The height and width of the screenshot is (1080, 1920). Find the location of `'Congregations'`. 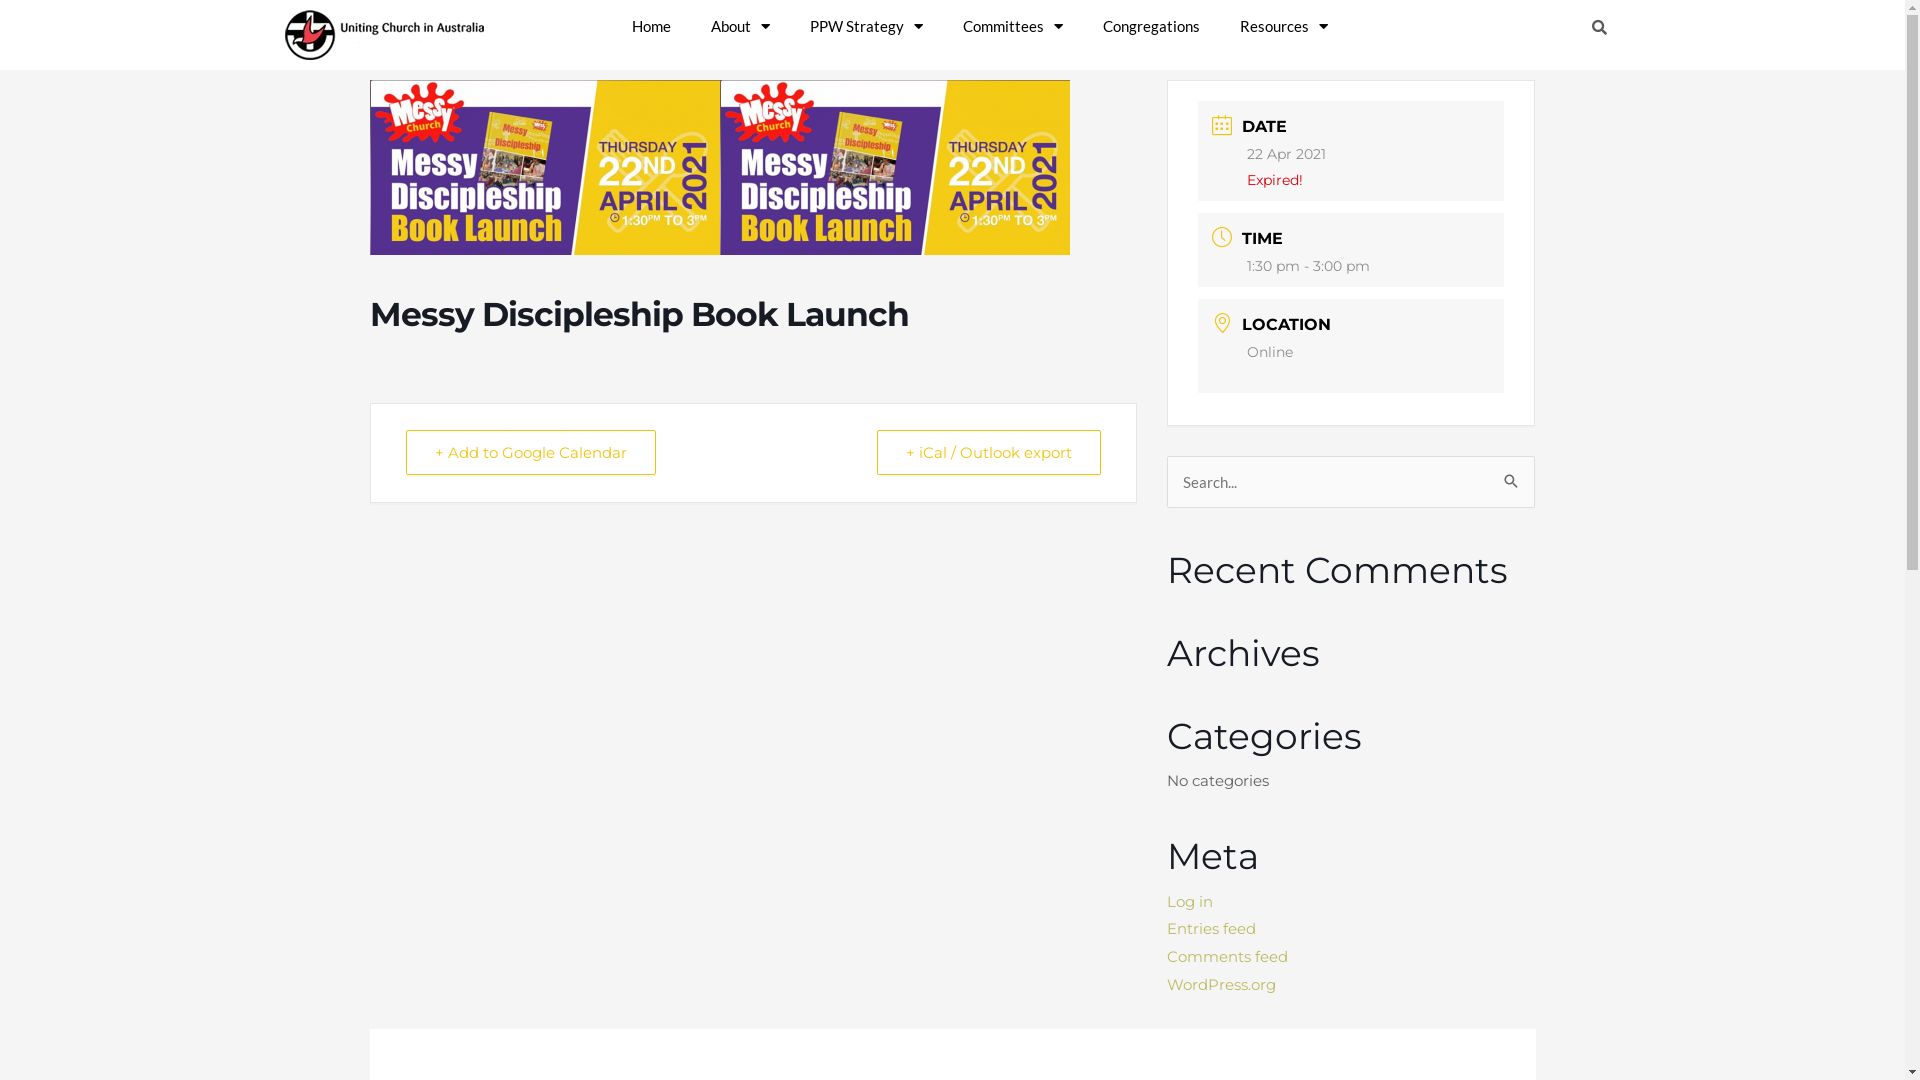

'Congregations' is located at coordinates (1150, 26).